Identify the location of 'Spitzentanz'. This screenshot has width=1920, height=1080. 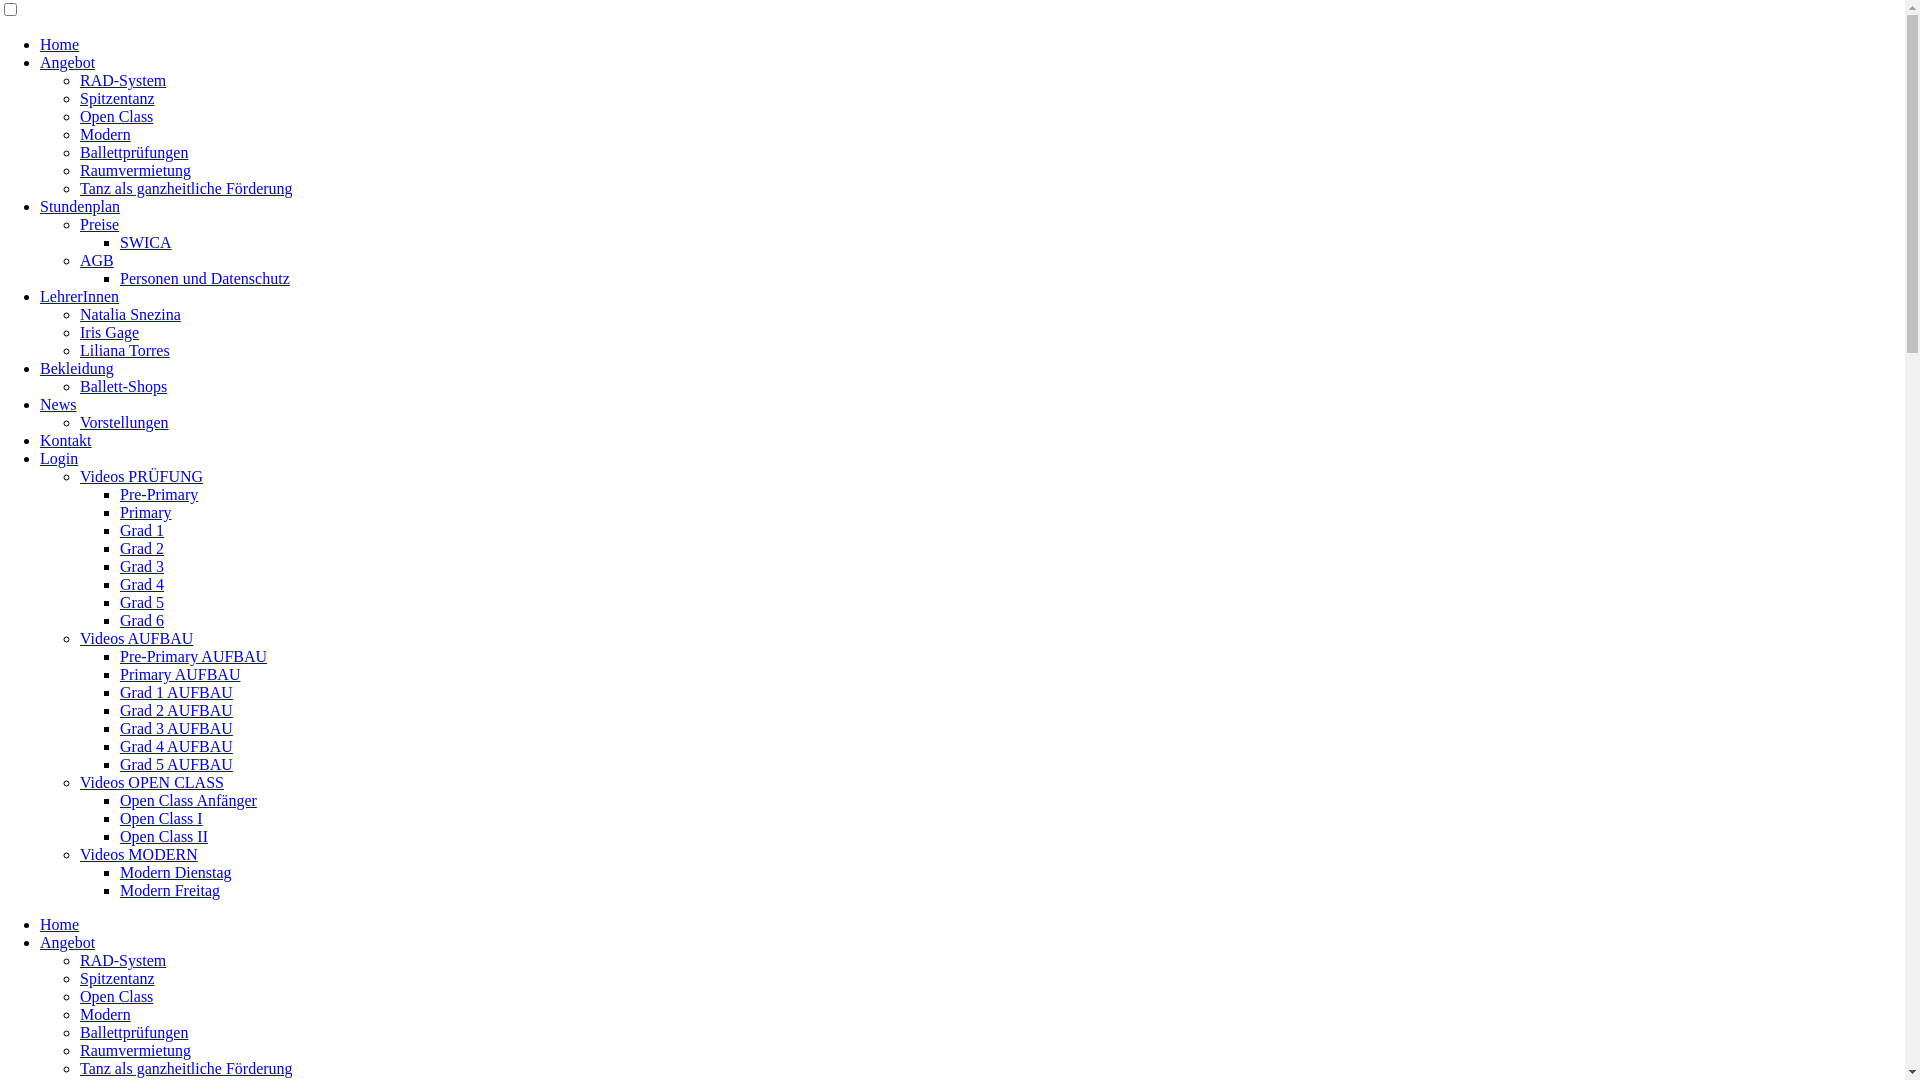
(80, 98).